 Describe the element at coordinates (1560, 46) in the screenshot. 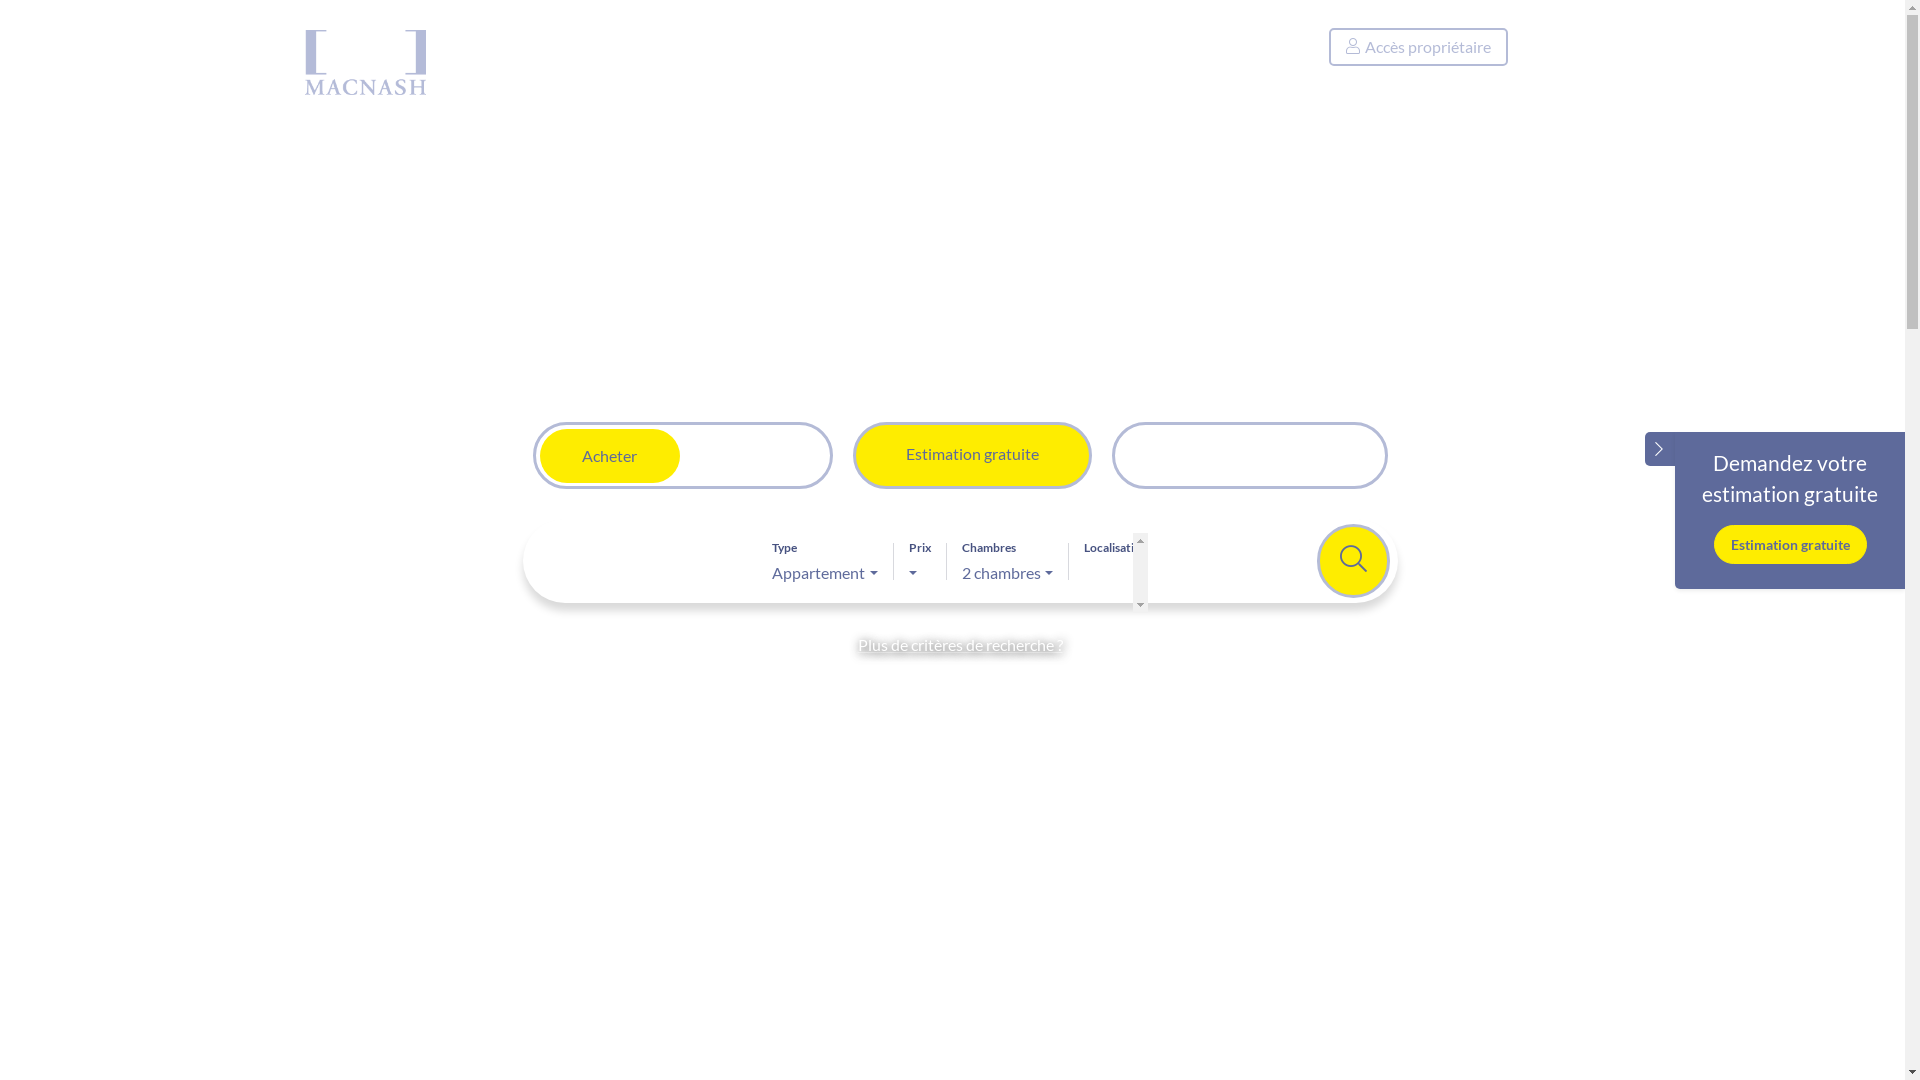

I see `'FR'` at that location.